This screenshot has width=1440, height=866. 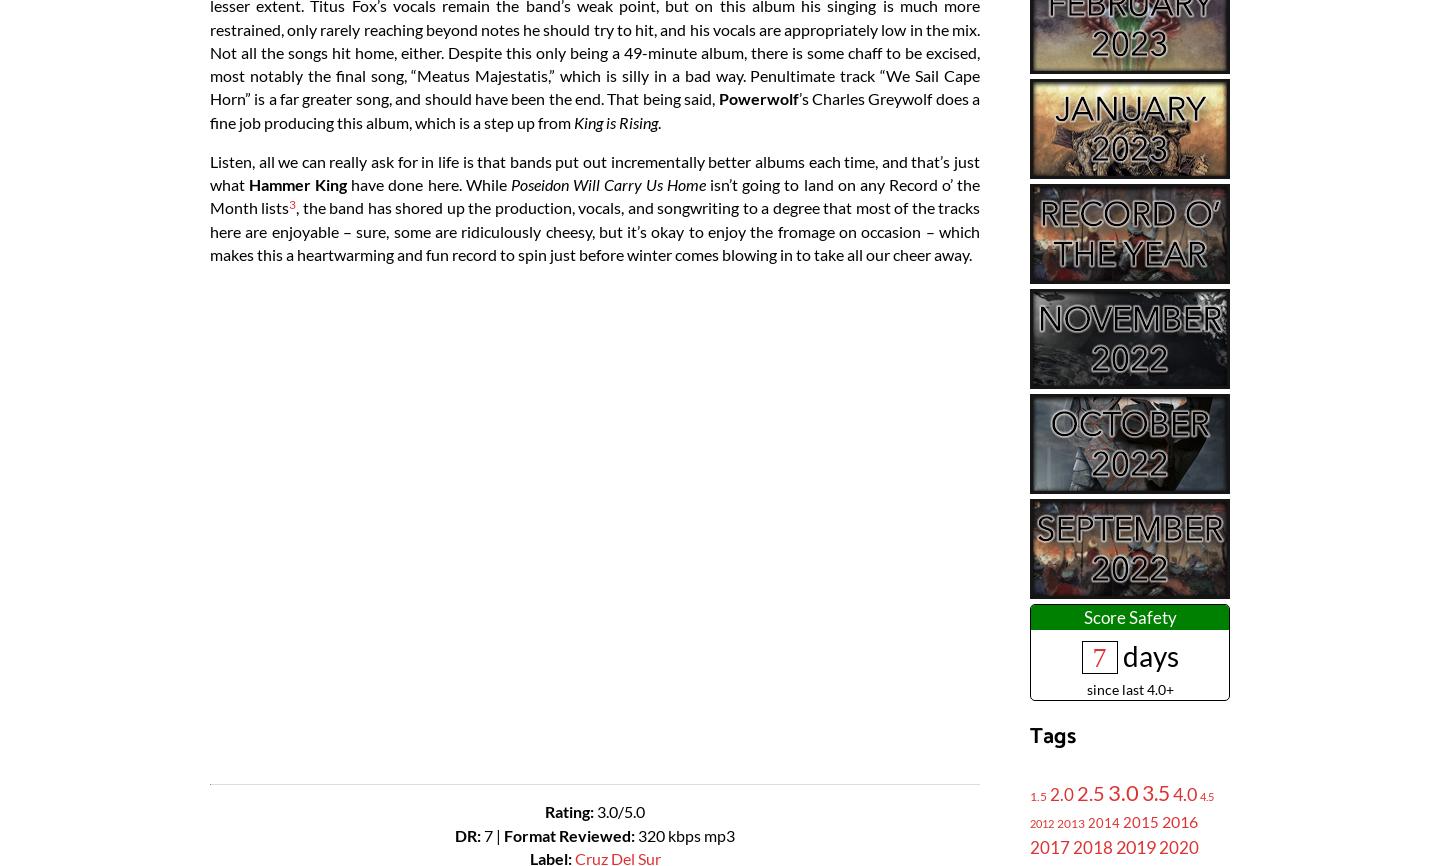 What do you see at coordinates (595, 173) in the screenshot?
I see `'Listen, all we can really ask for in life is that bands put out incrementally better albums each time, and that’s just what'` at bounding box center [595, 173].